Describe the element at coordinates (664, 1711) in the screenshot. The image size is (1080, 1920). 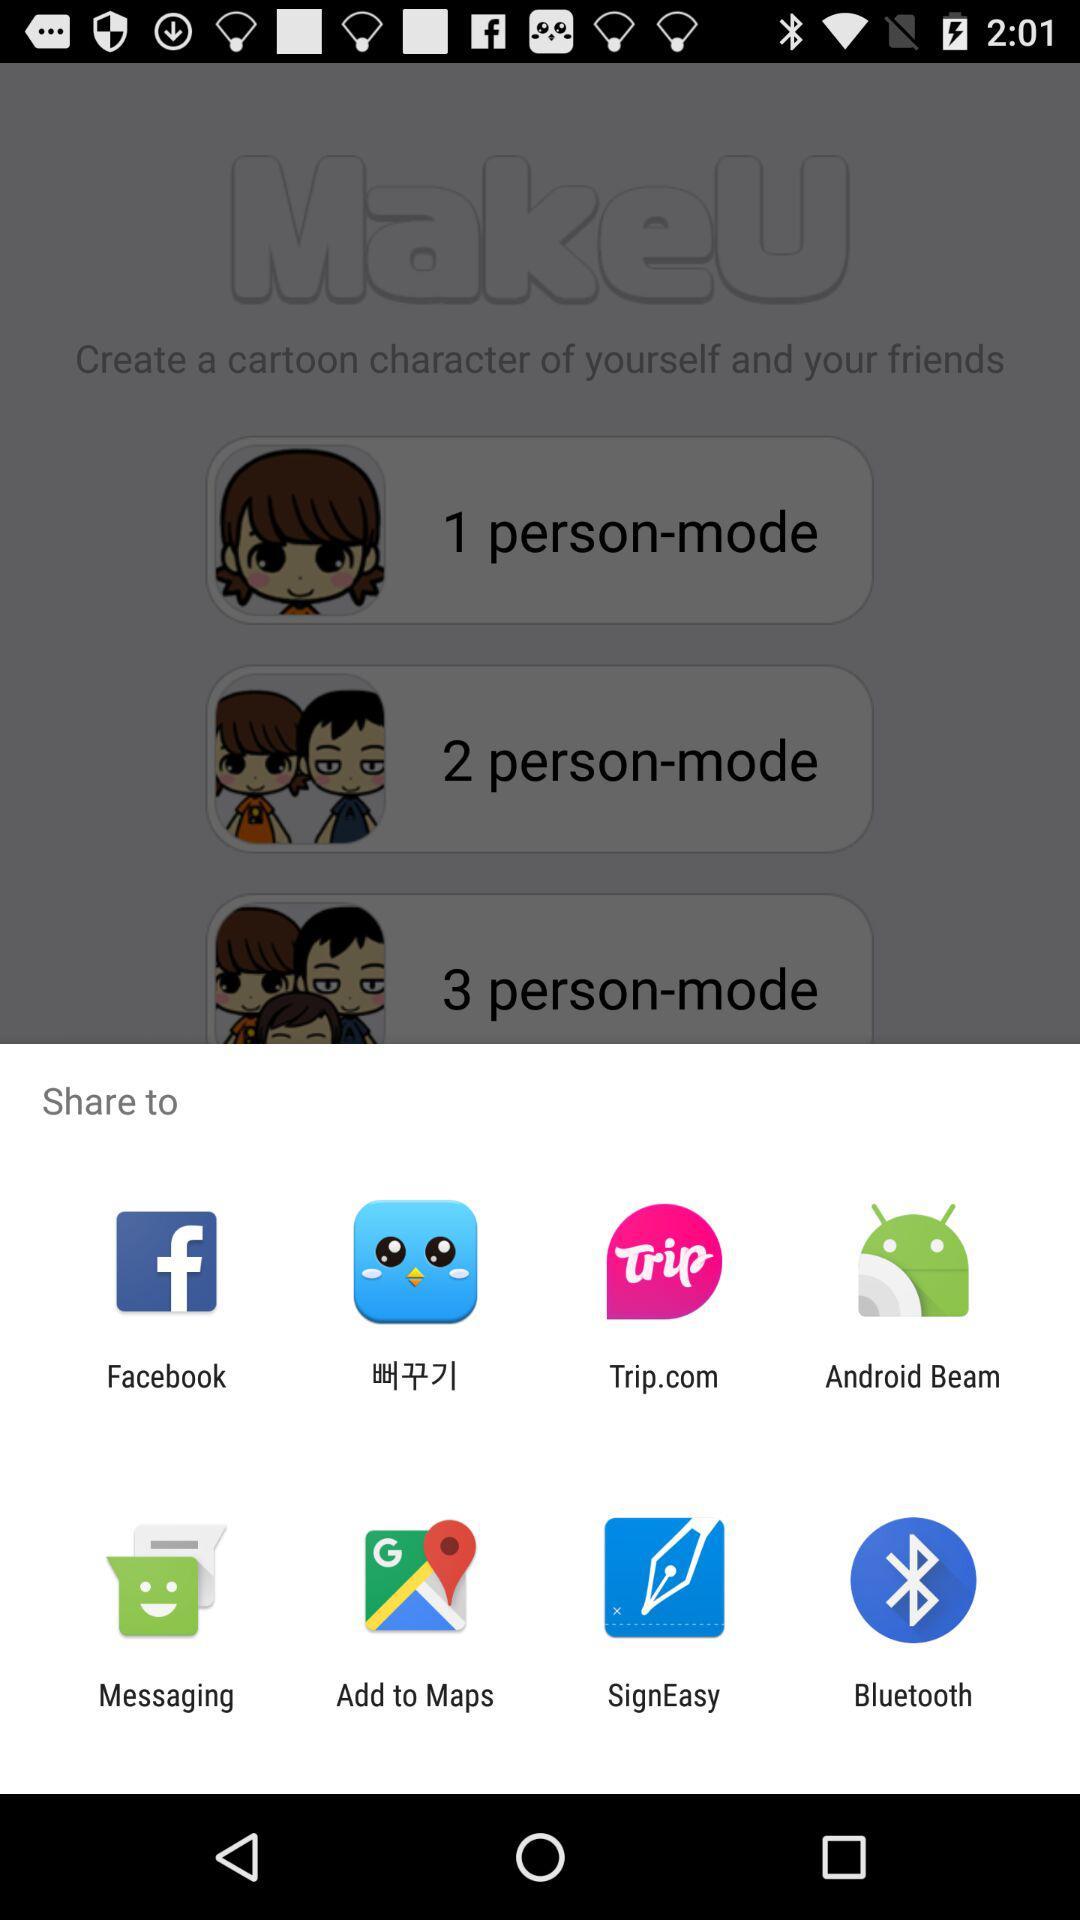
I see `app to the left of the bluetooth app` at that location.